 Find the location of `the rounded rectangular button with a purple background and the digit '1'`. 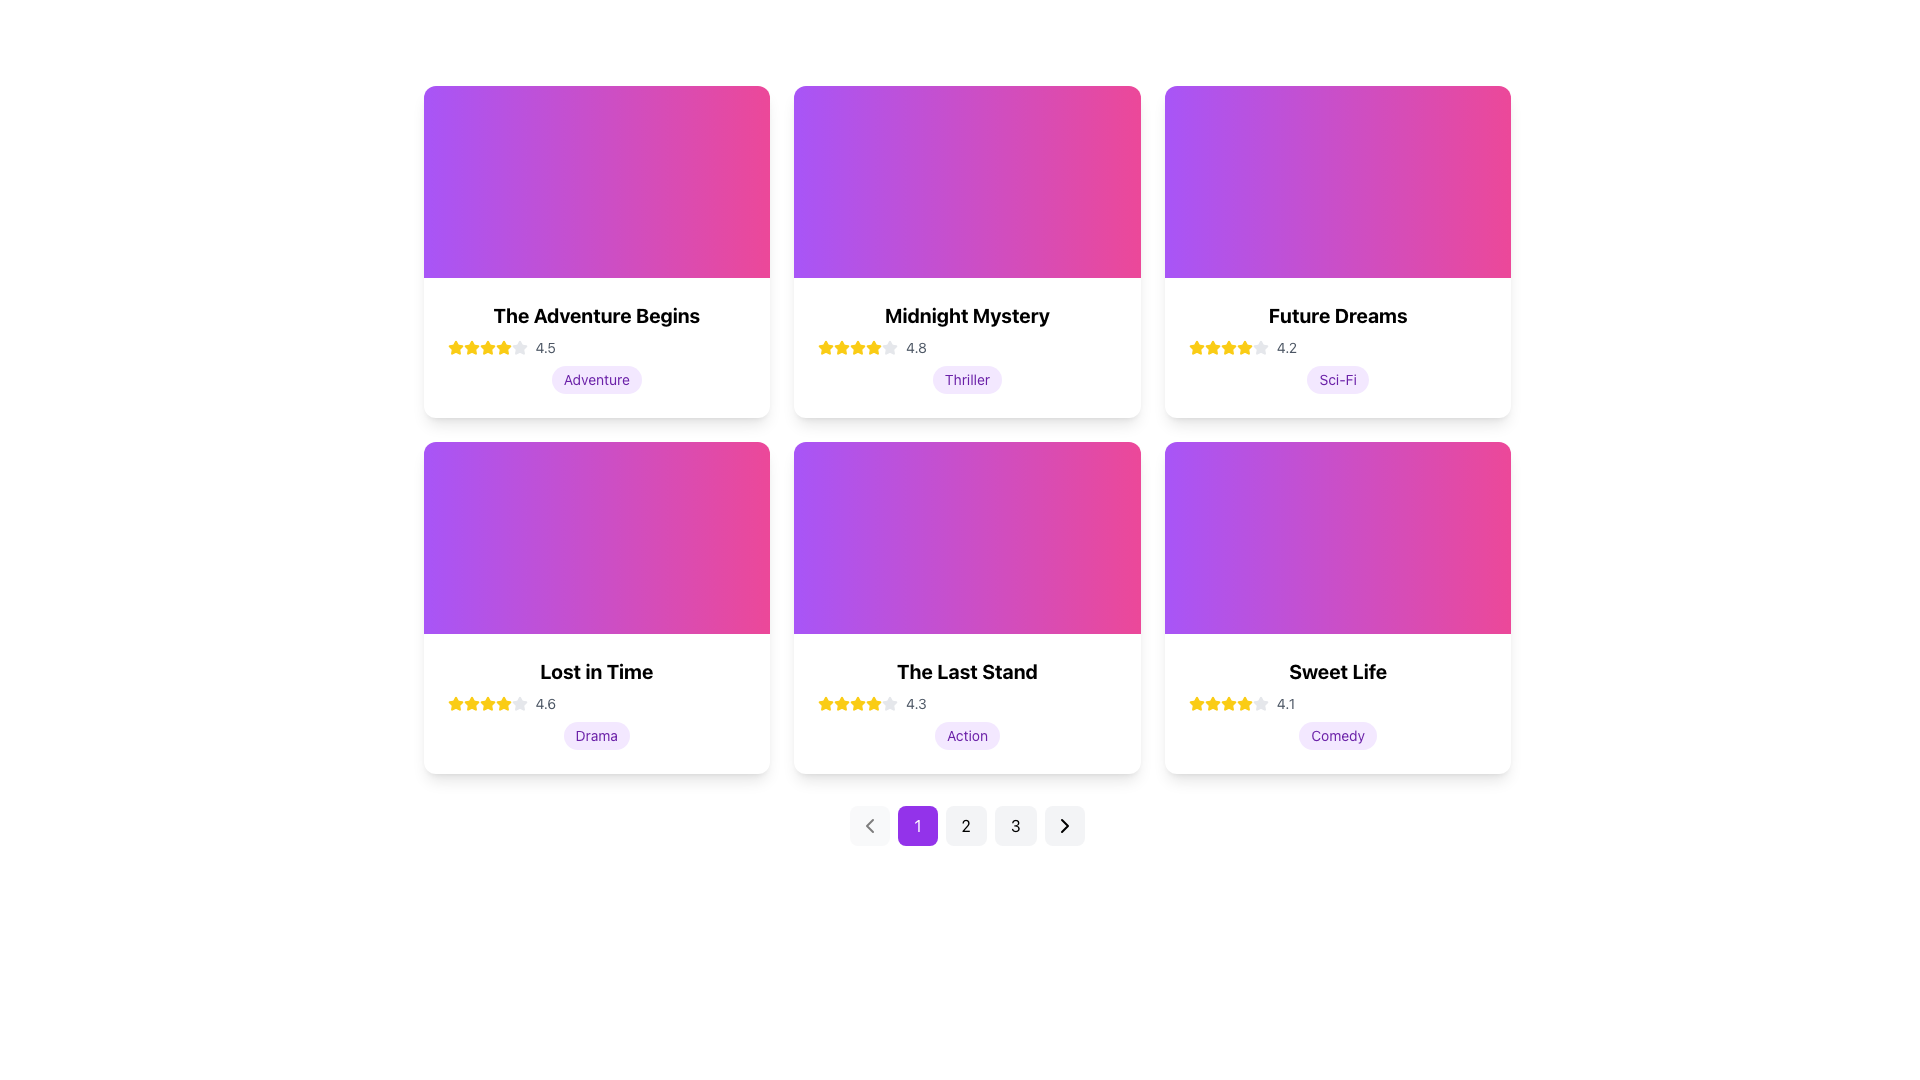

the rounded rectangular button with a purple background and the digit '1' is located at coordinates (916, 825).